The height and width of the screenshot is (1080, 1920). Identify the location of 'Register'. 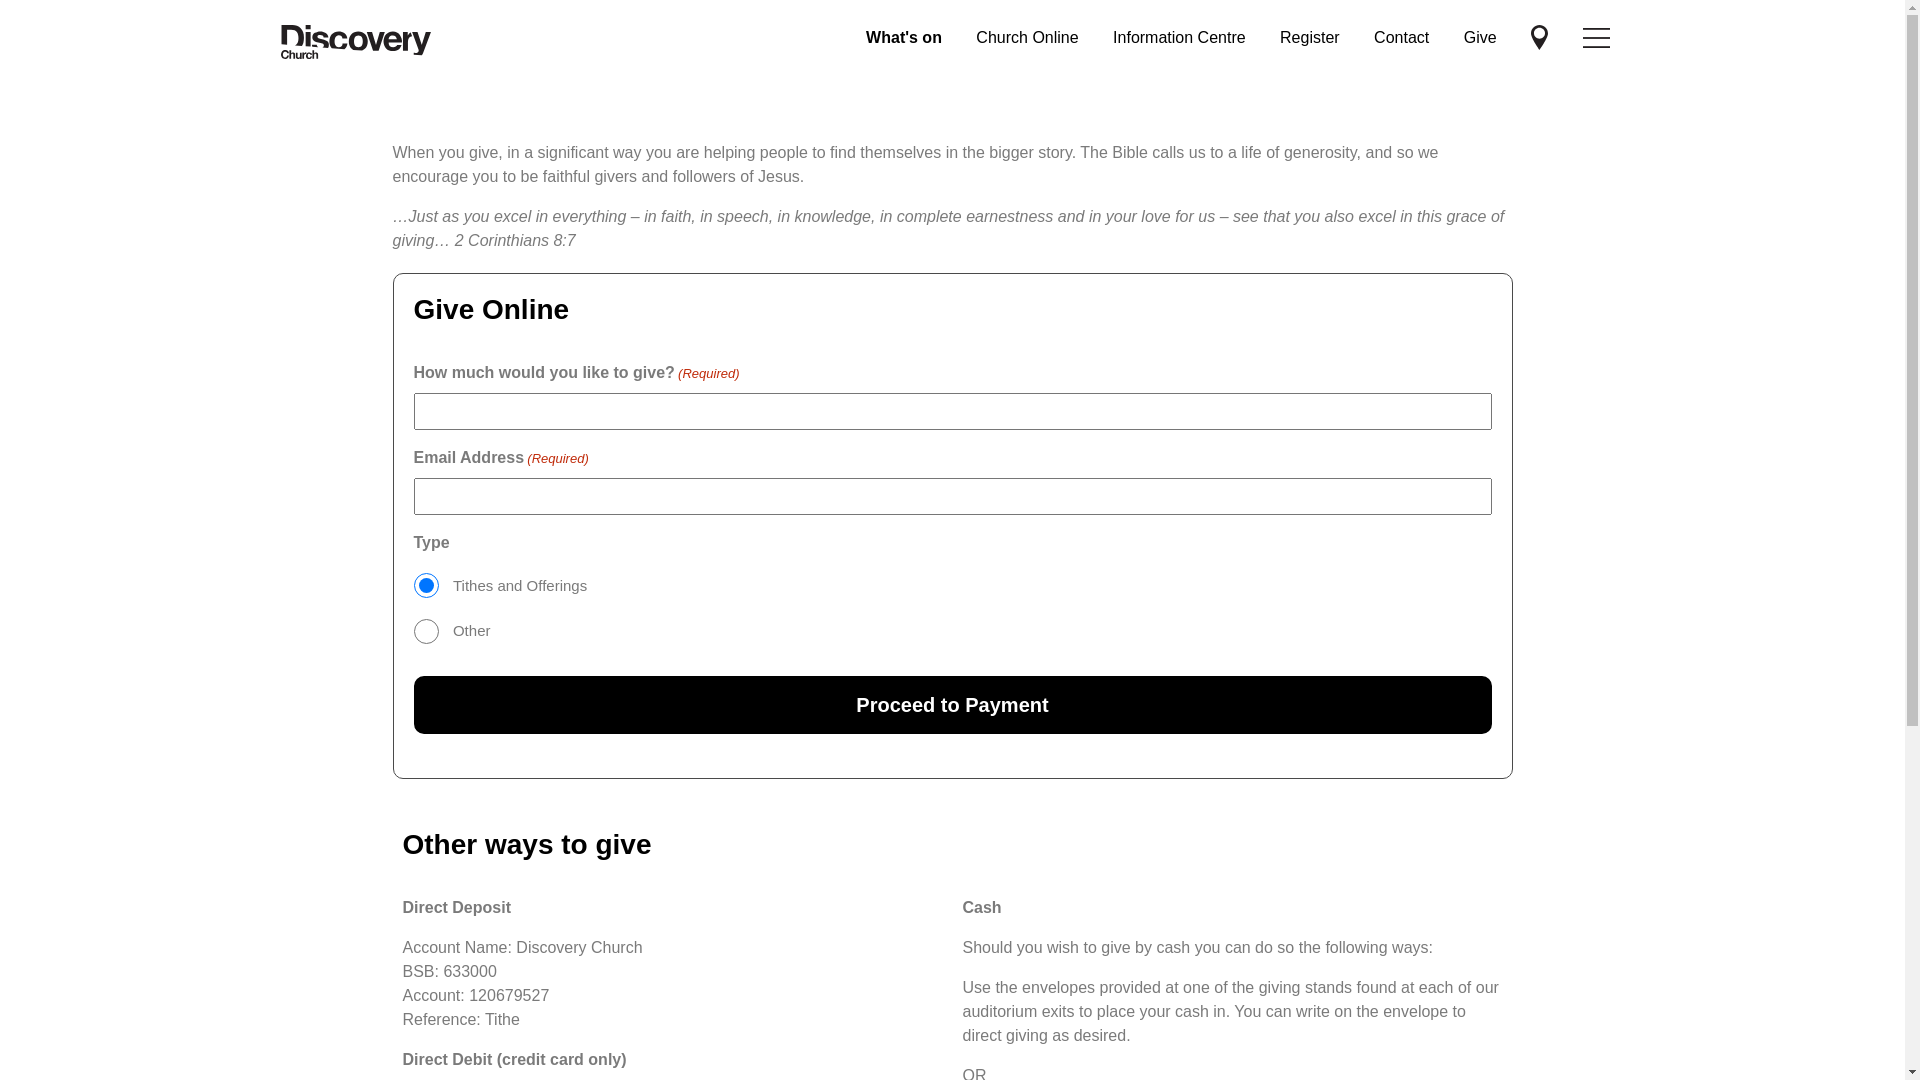
(1310, 37).